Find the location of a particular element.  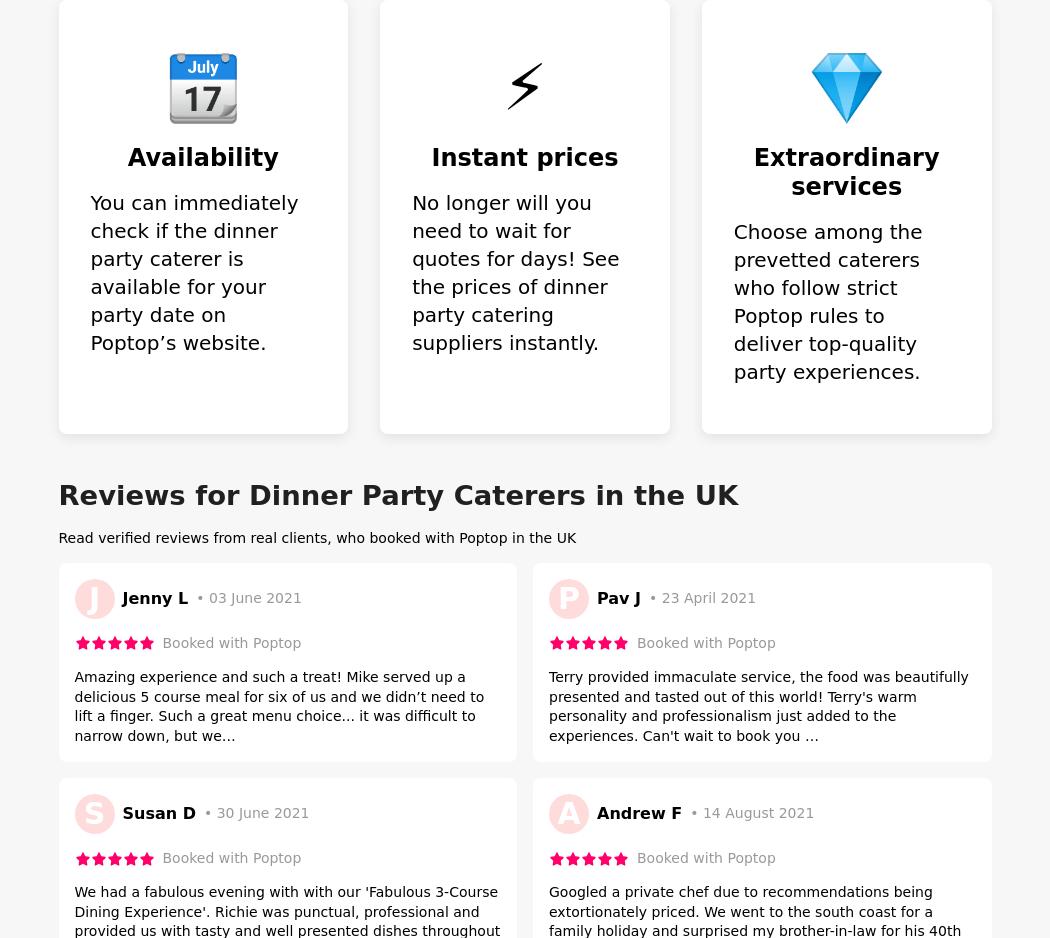

'No longer will you need to wait for quotes for days! See the prices of dinner party catering suppliers instantly.' is located at coordinates (514, 272).